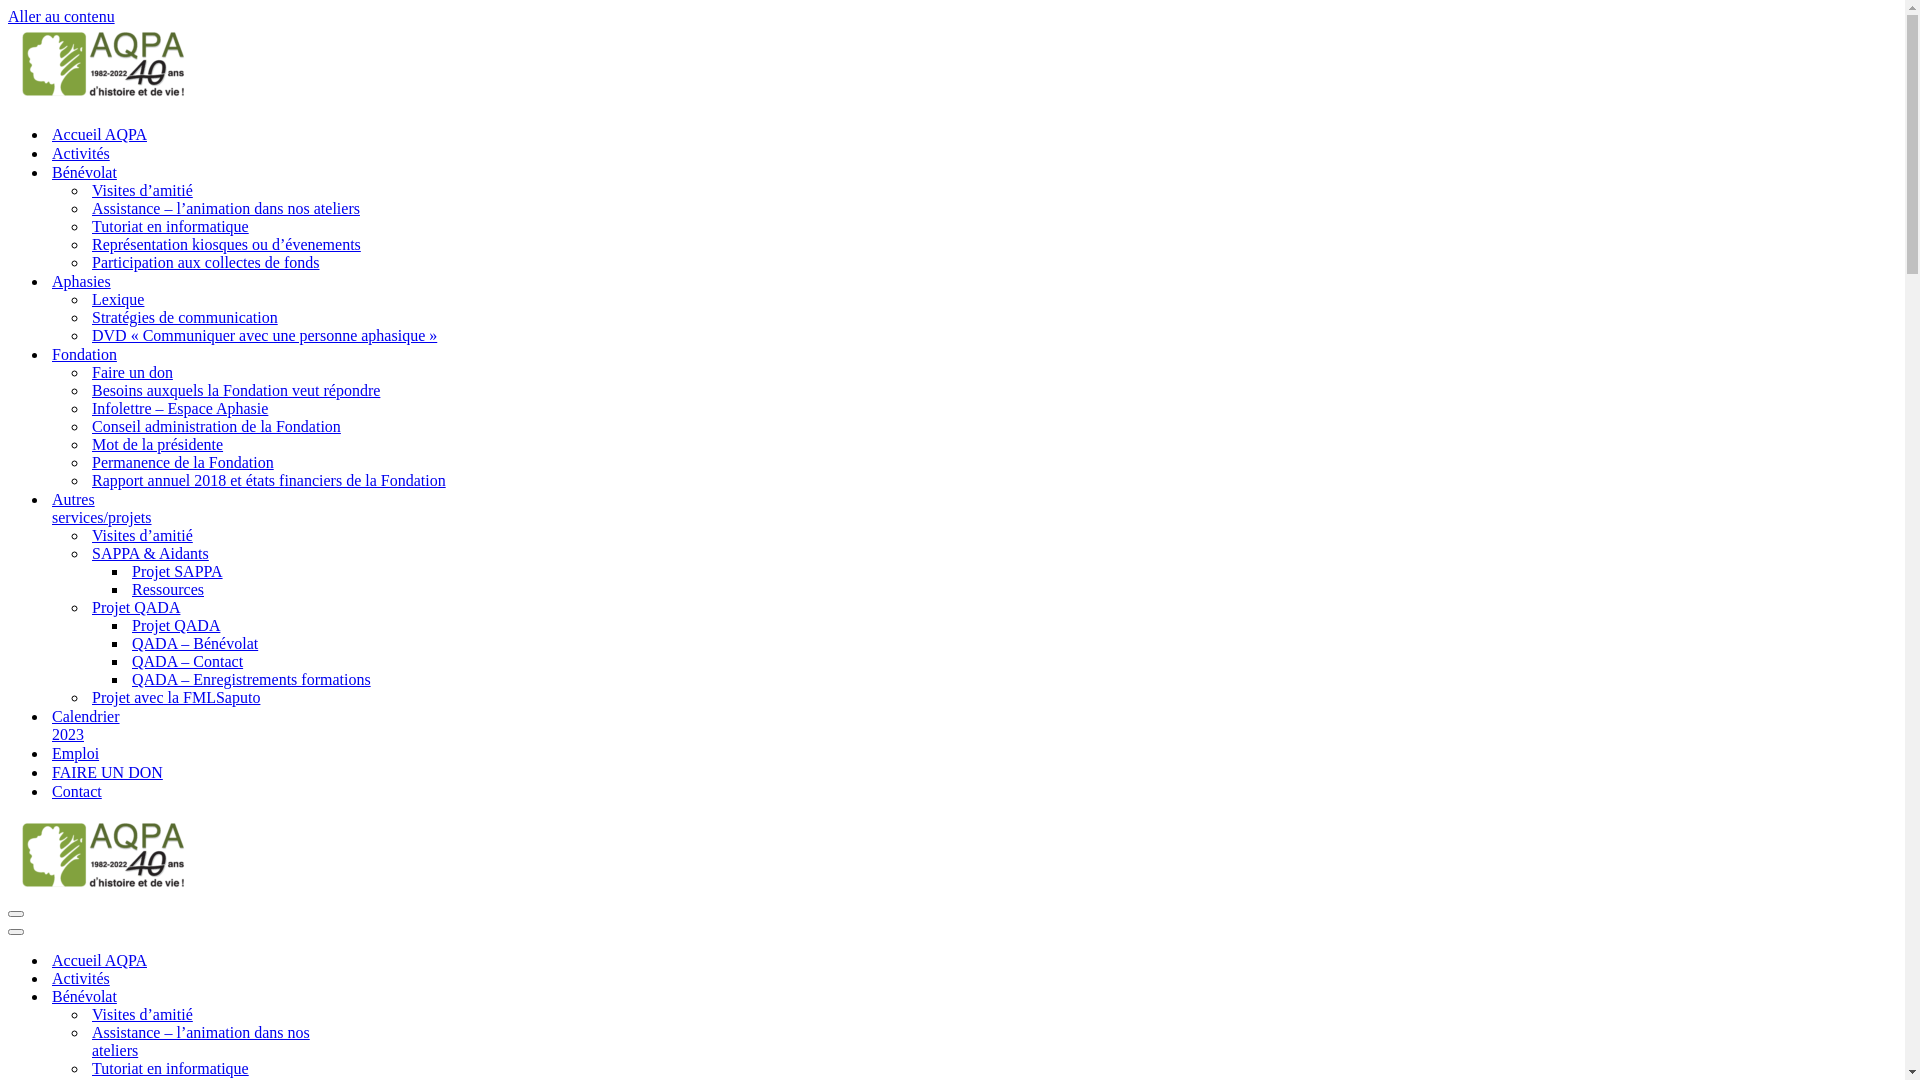 This screenshot has width=1920, height=1080. I want to click on 'Projet QADA', so click(131, 624).